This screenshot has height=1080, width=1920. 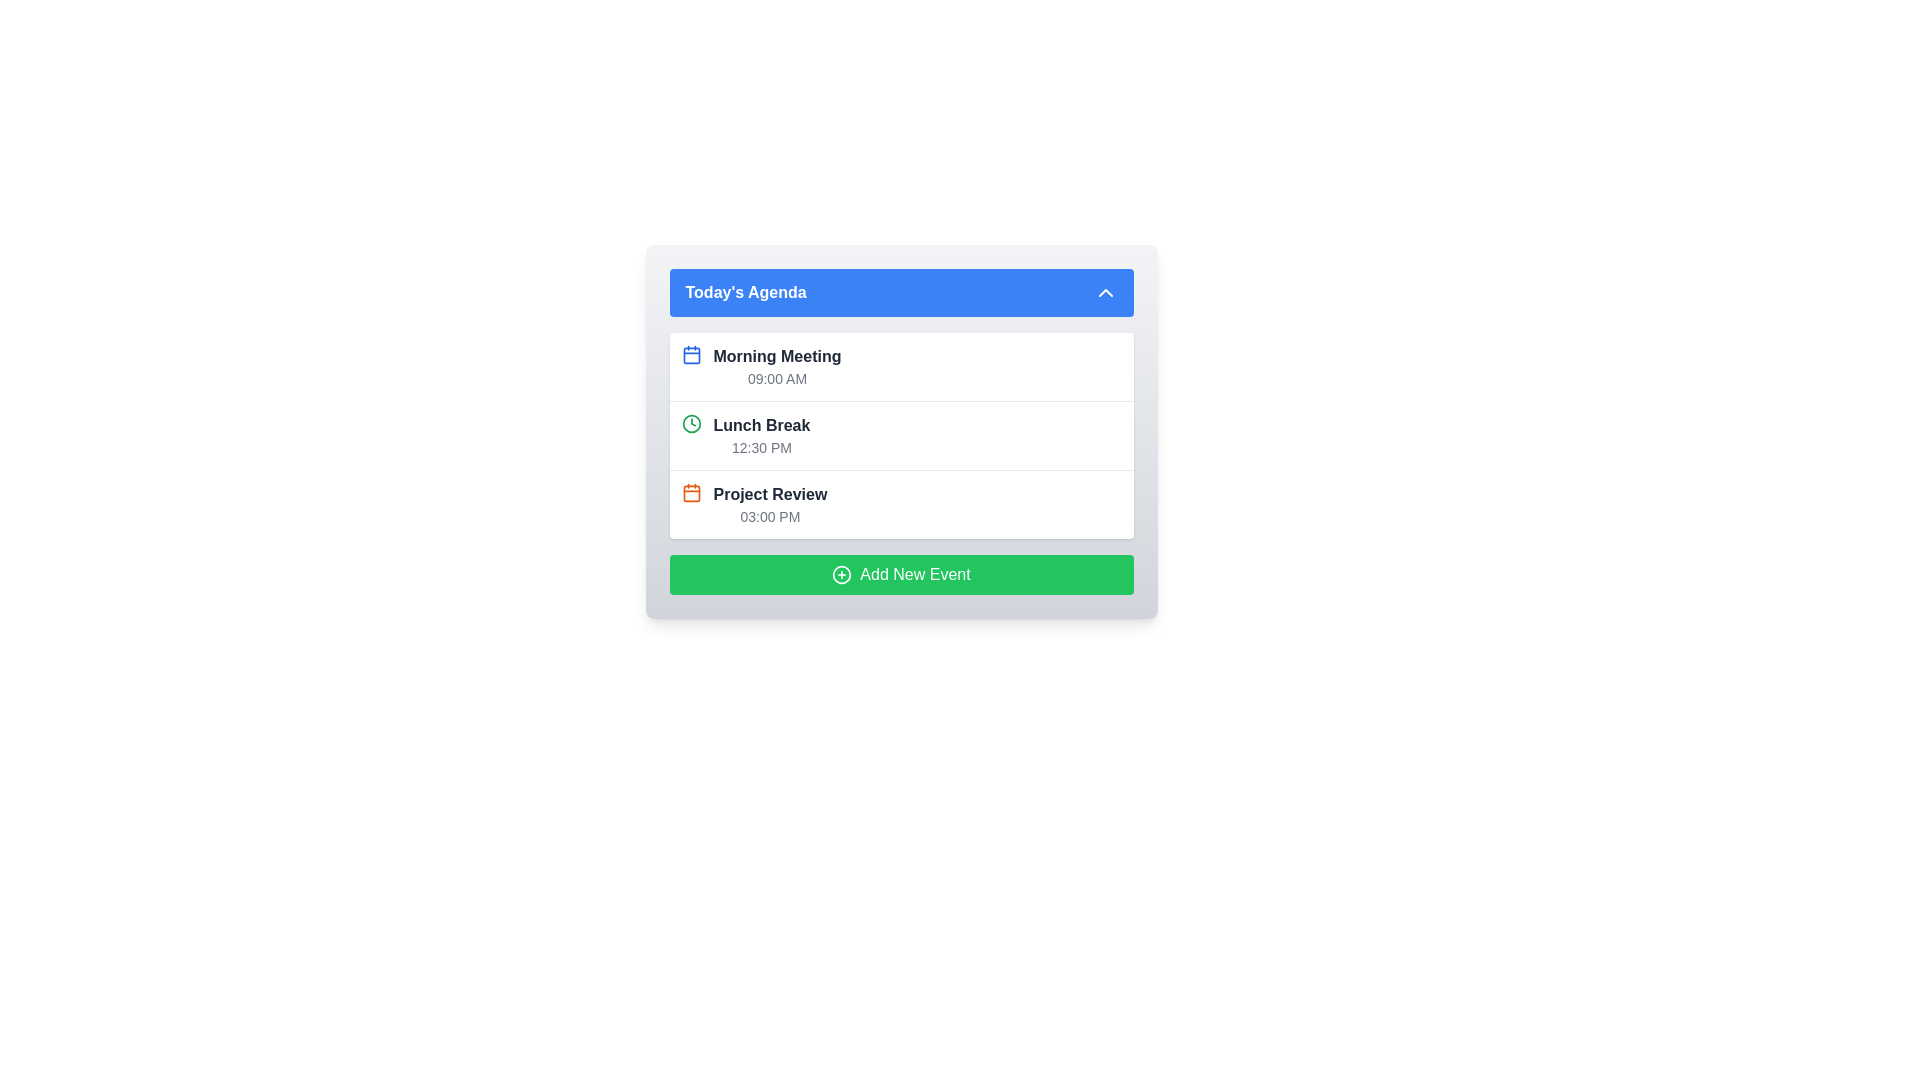 What do you see at coordinates (769, 494) in the screenshot?
I see `the label that displays the event name 'Project Review' located below the 'Lunch Break' listing in the agenda` at bounding box center [769, 494].